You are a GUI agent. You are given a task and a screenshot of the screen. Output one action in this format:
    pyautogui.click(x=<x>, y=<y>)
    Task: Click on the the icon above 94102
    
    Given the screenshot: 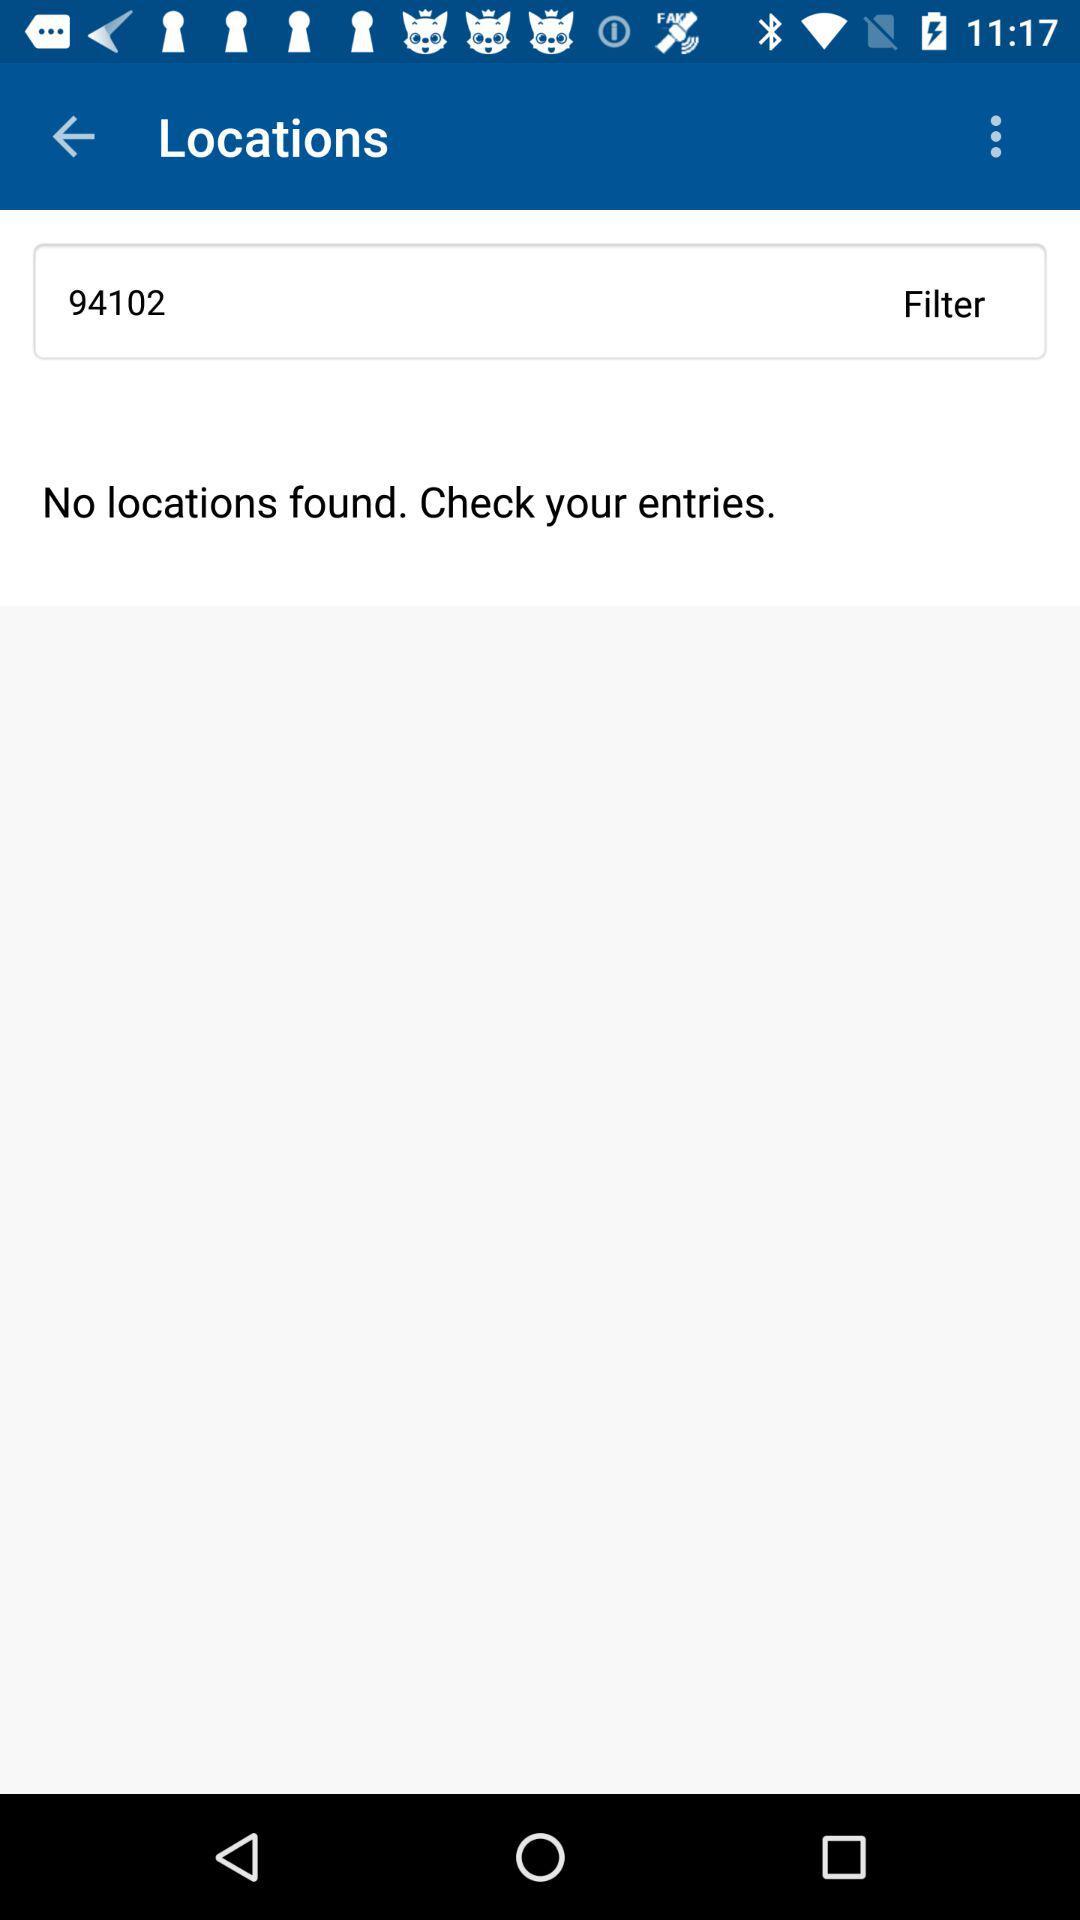 What is the action you would take?
    pyautogui.click(x=1001, y=135)
    